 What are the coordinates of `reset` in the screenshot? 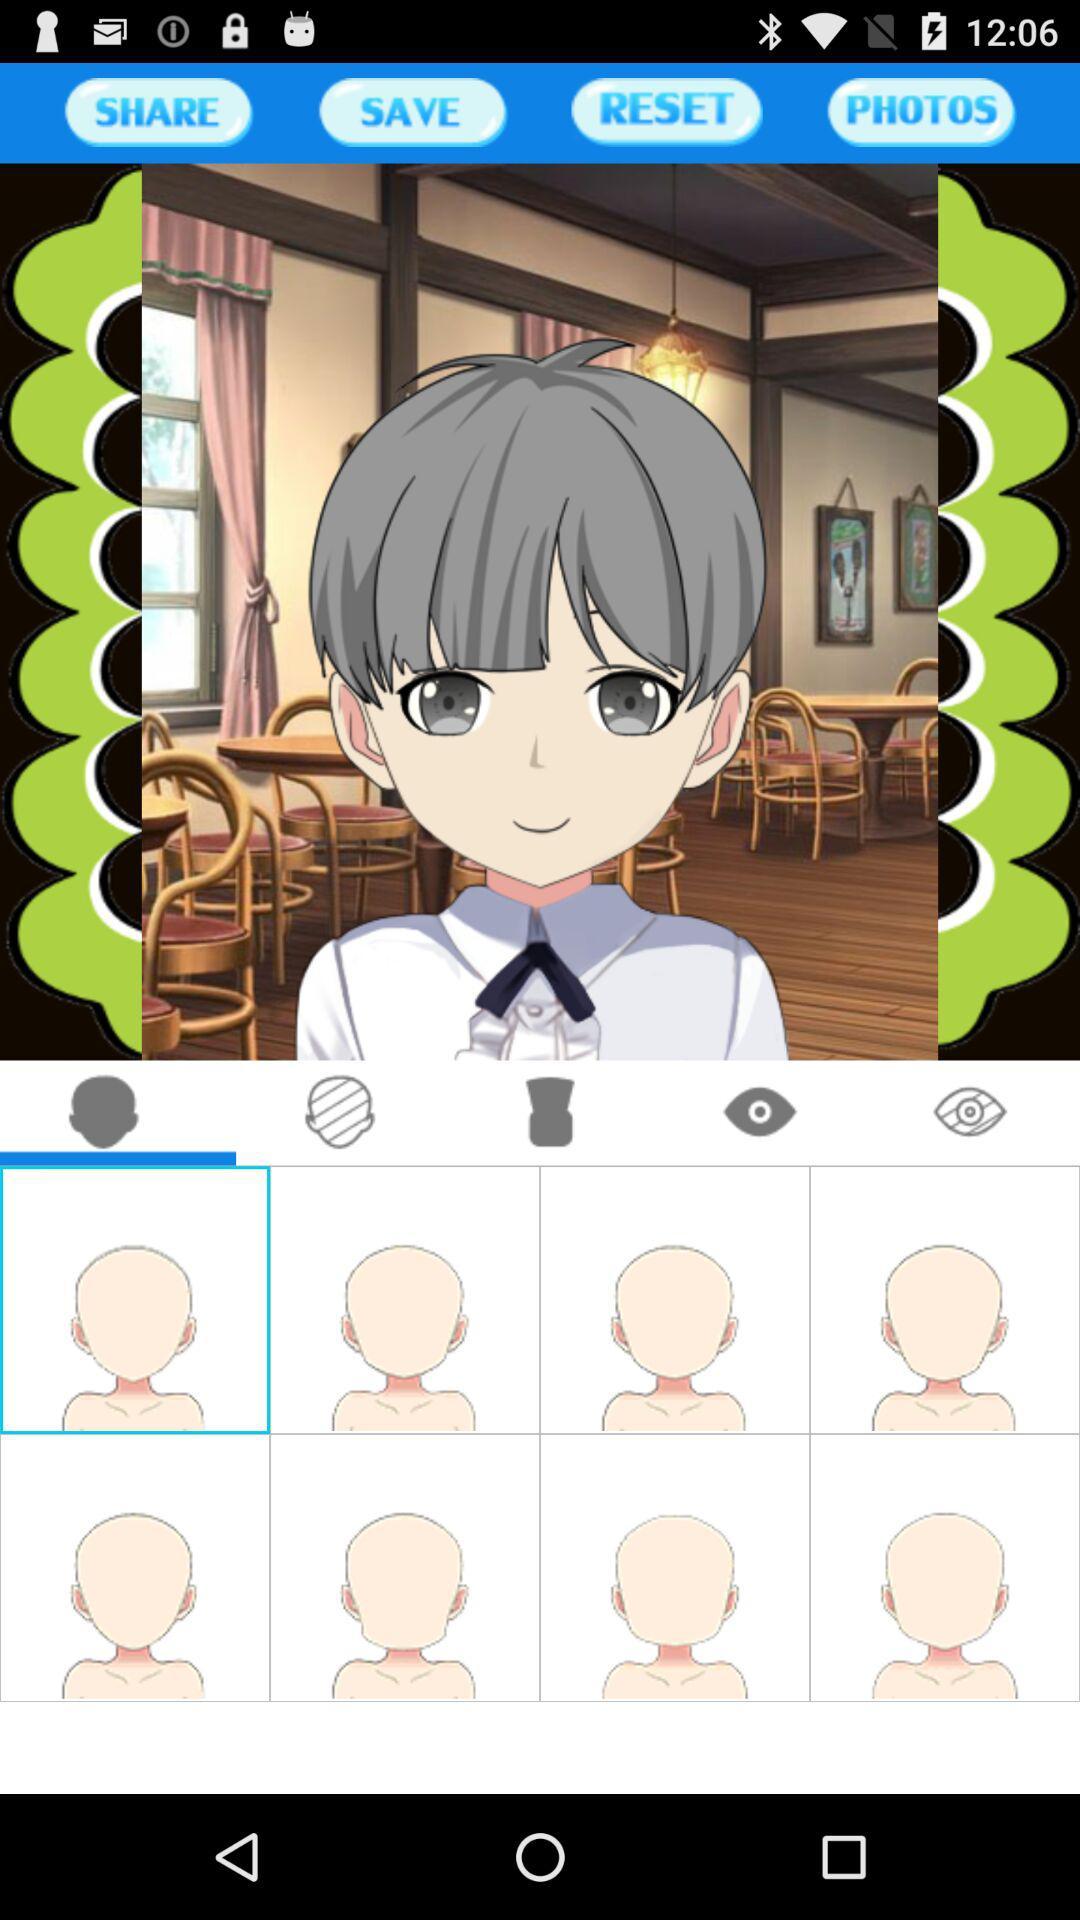 It's located at (667, 111).